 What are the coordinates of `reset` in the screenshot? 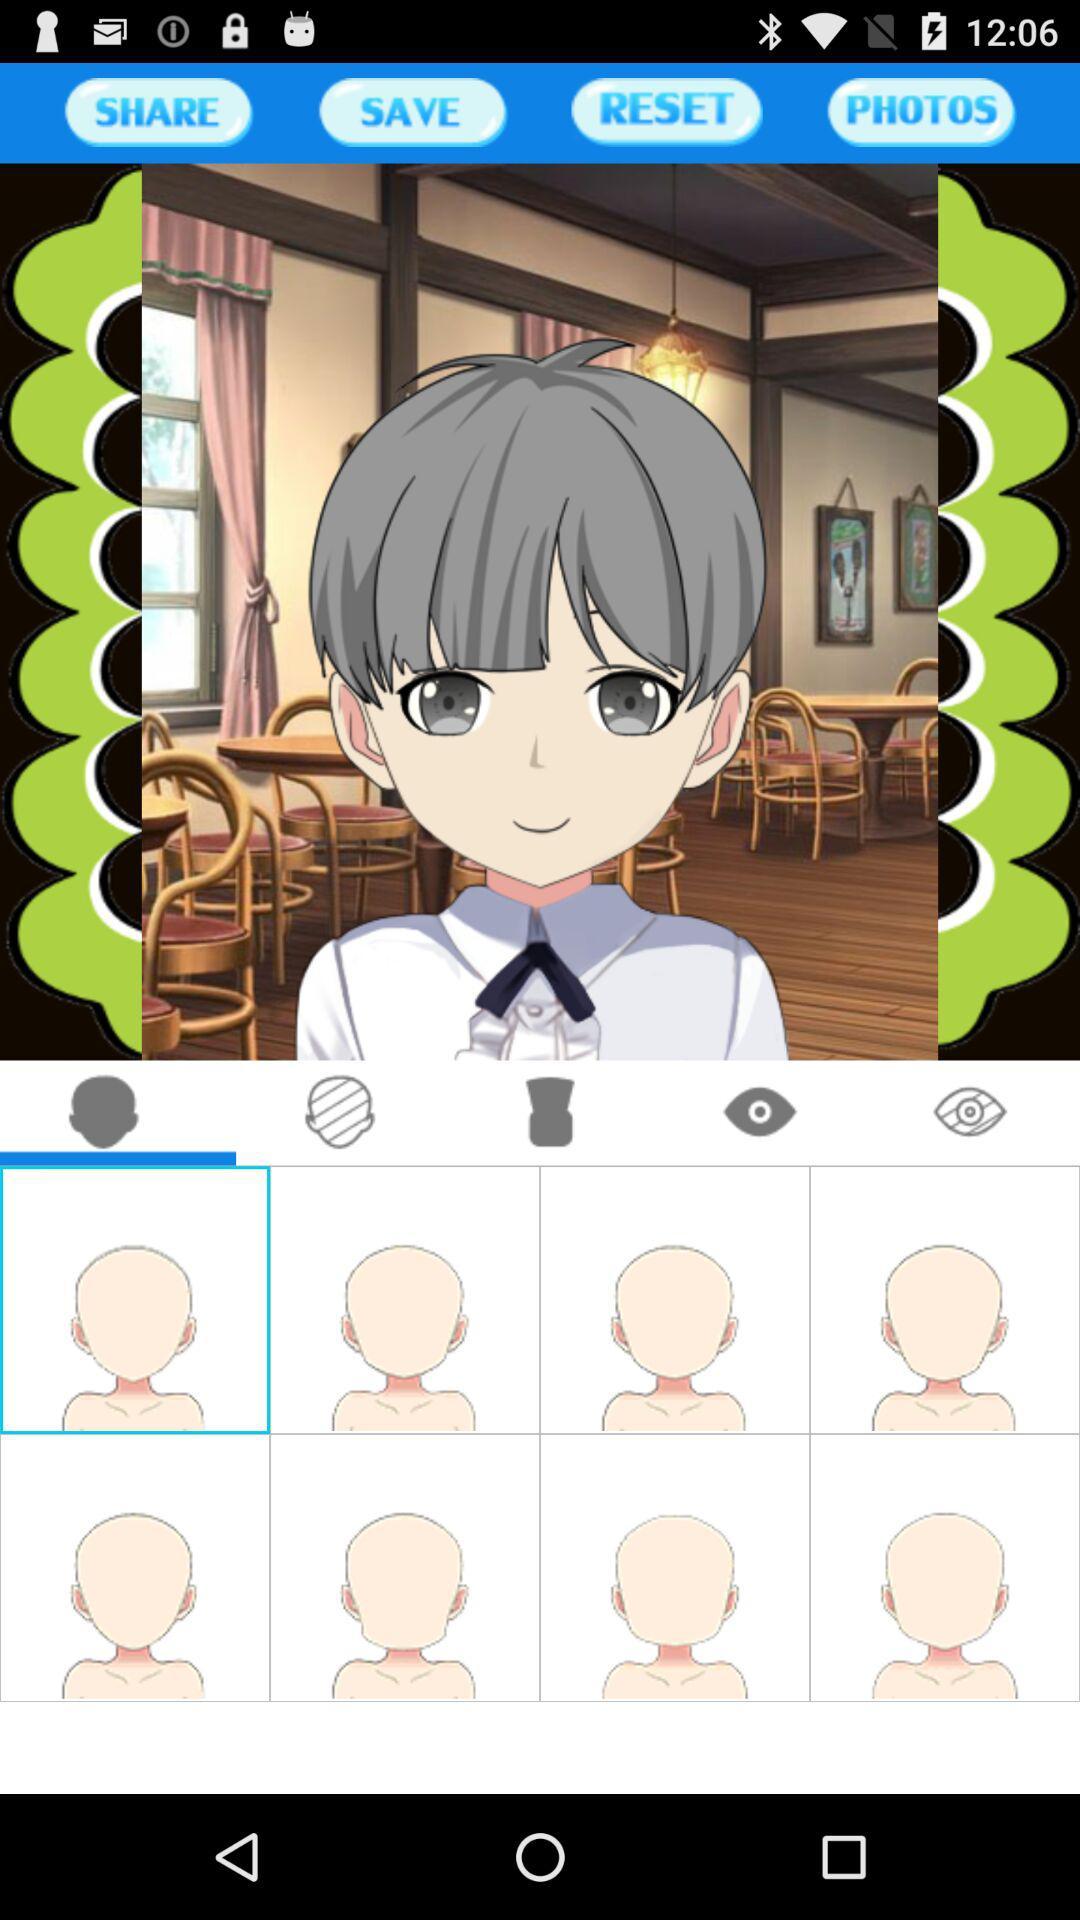 It's located at (667, 111).